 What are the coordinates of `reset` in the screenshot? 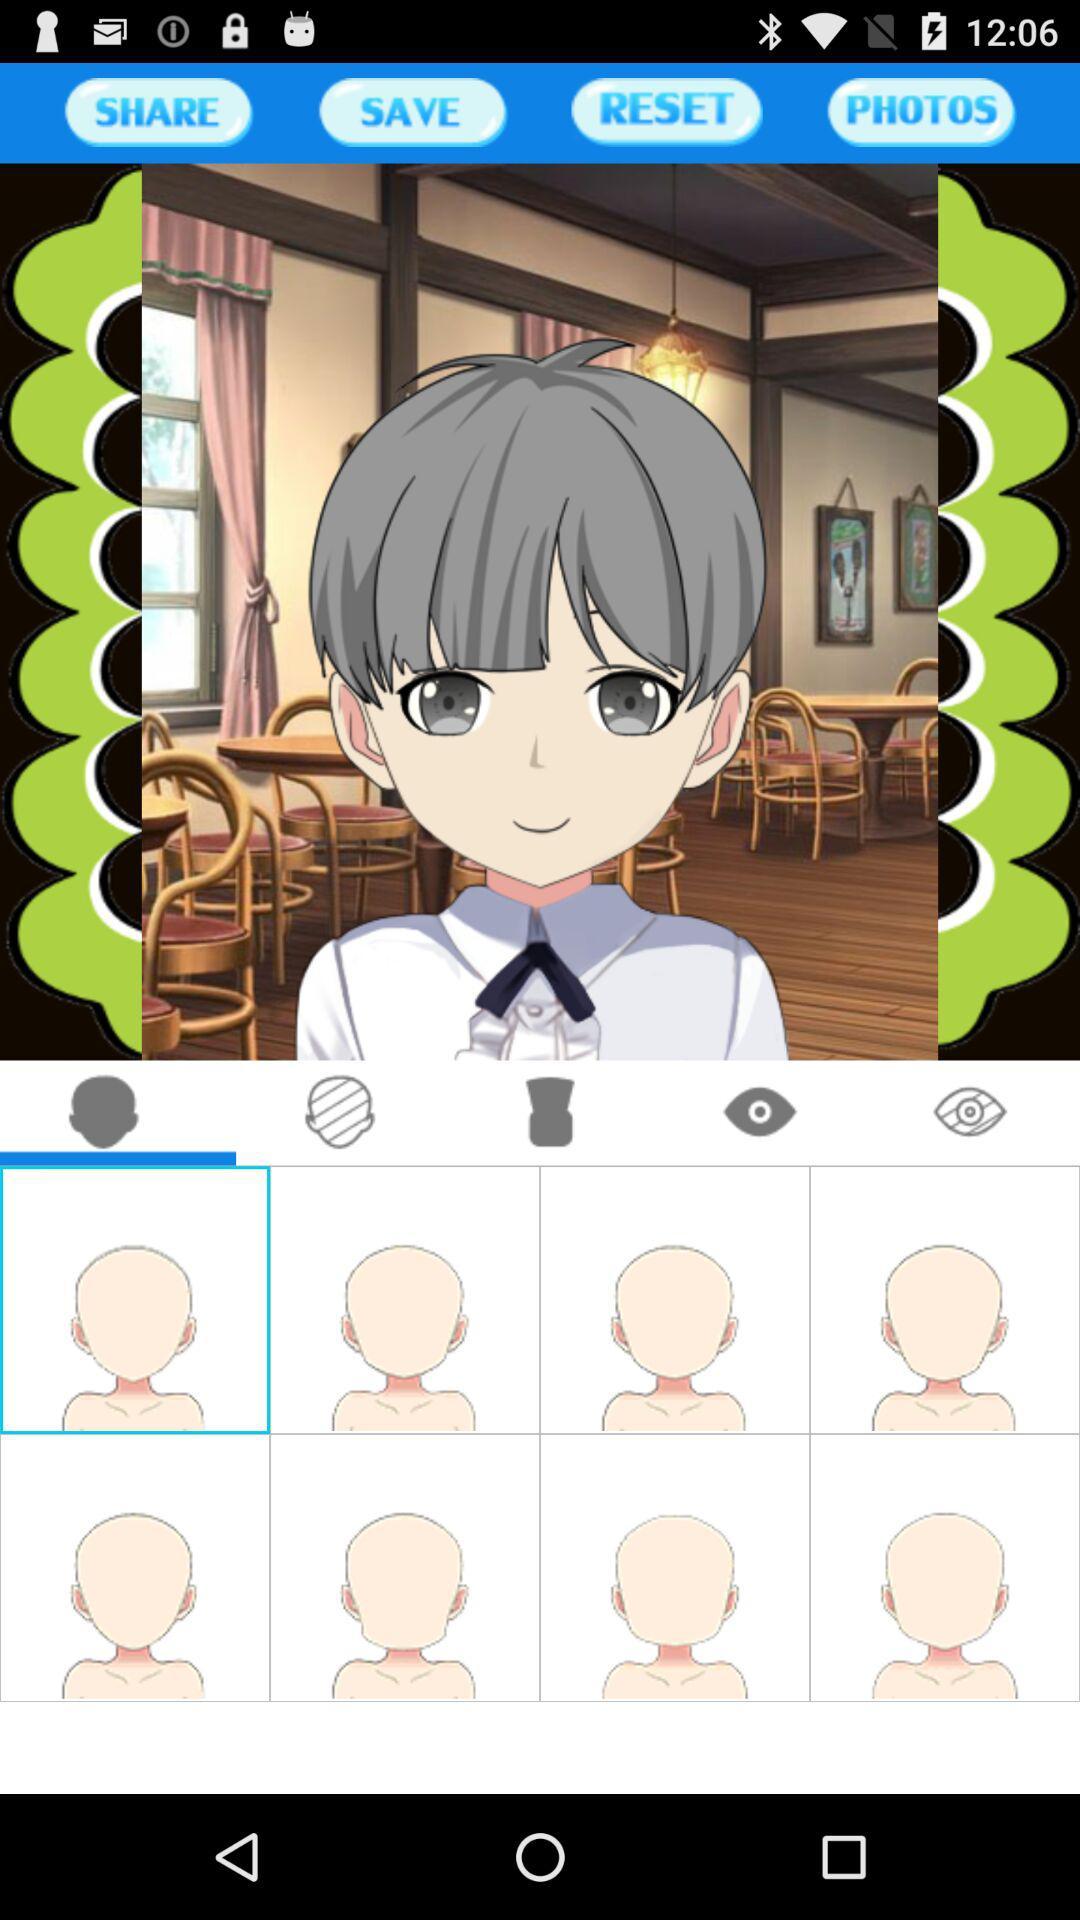 It's located at (667, 111).